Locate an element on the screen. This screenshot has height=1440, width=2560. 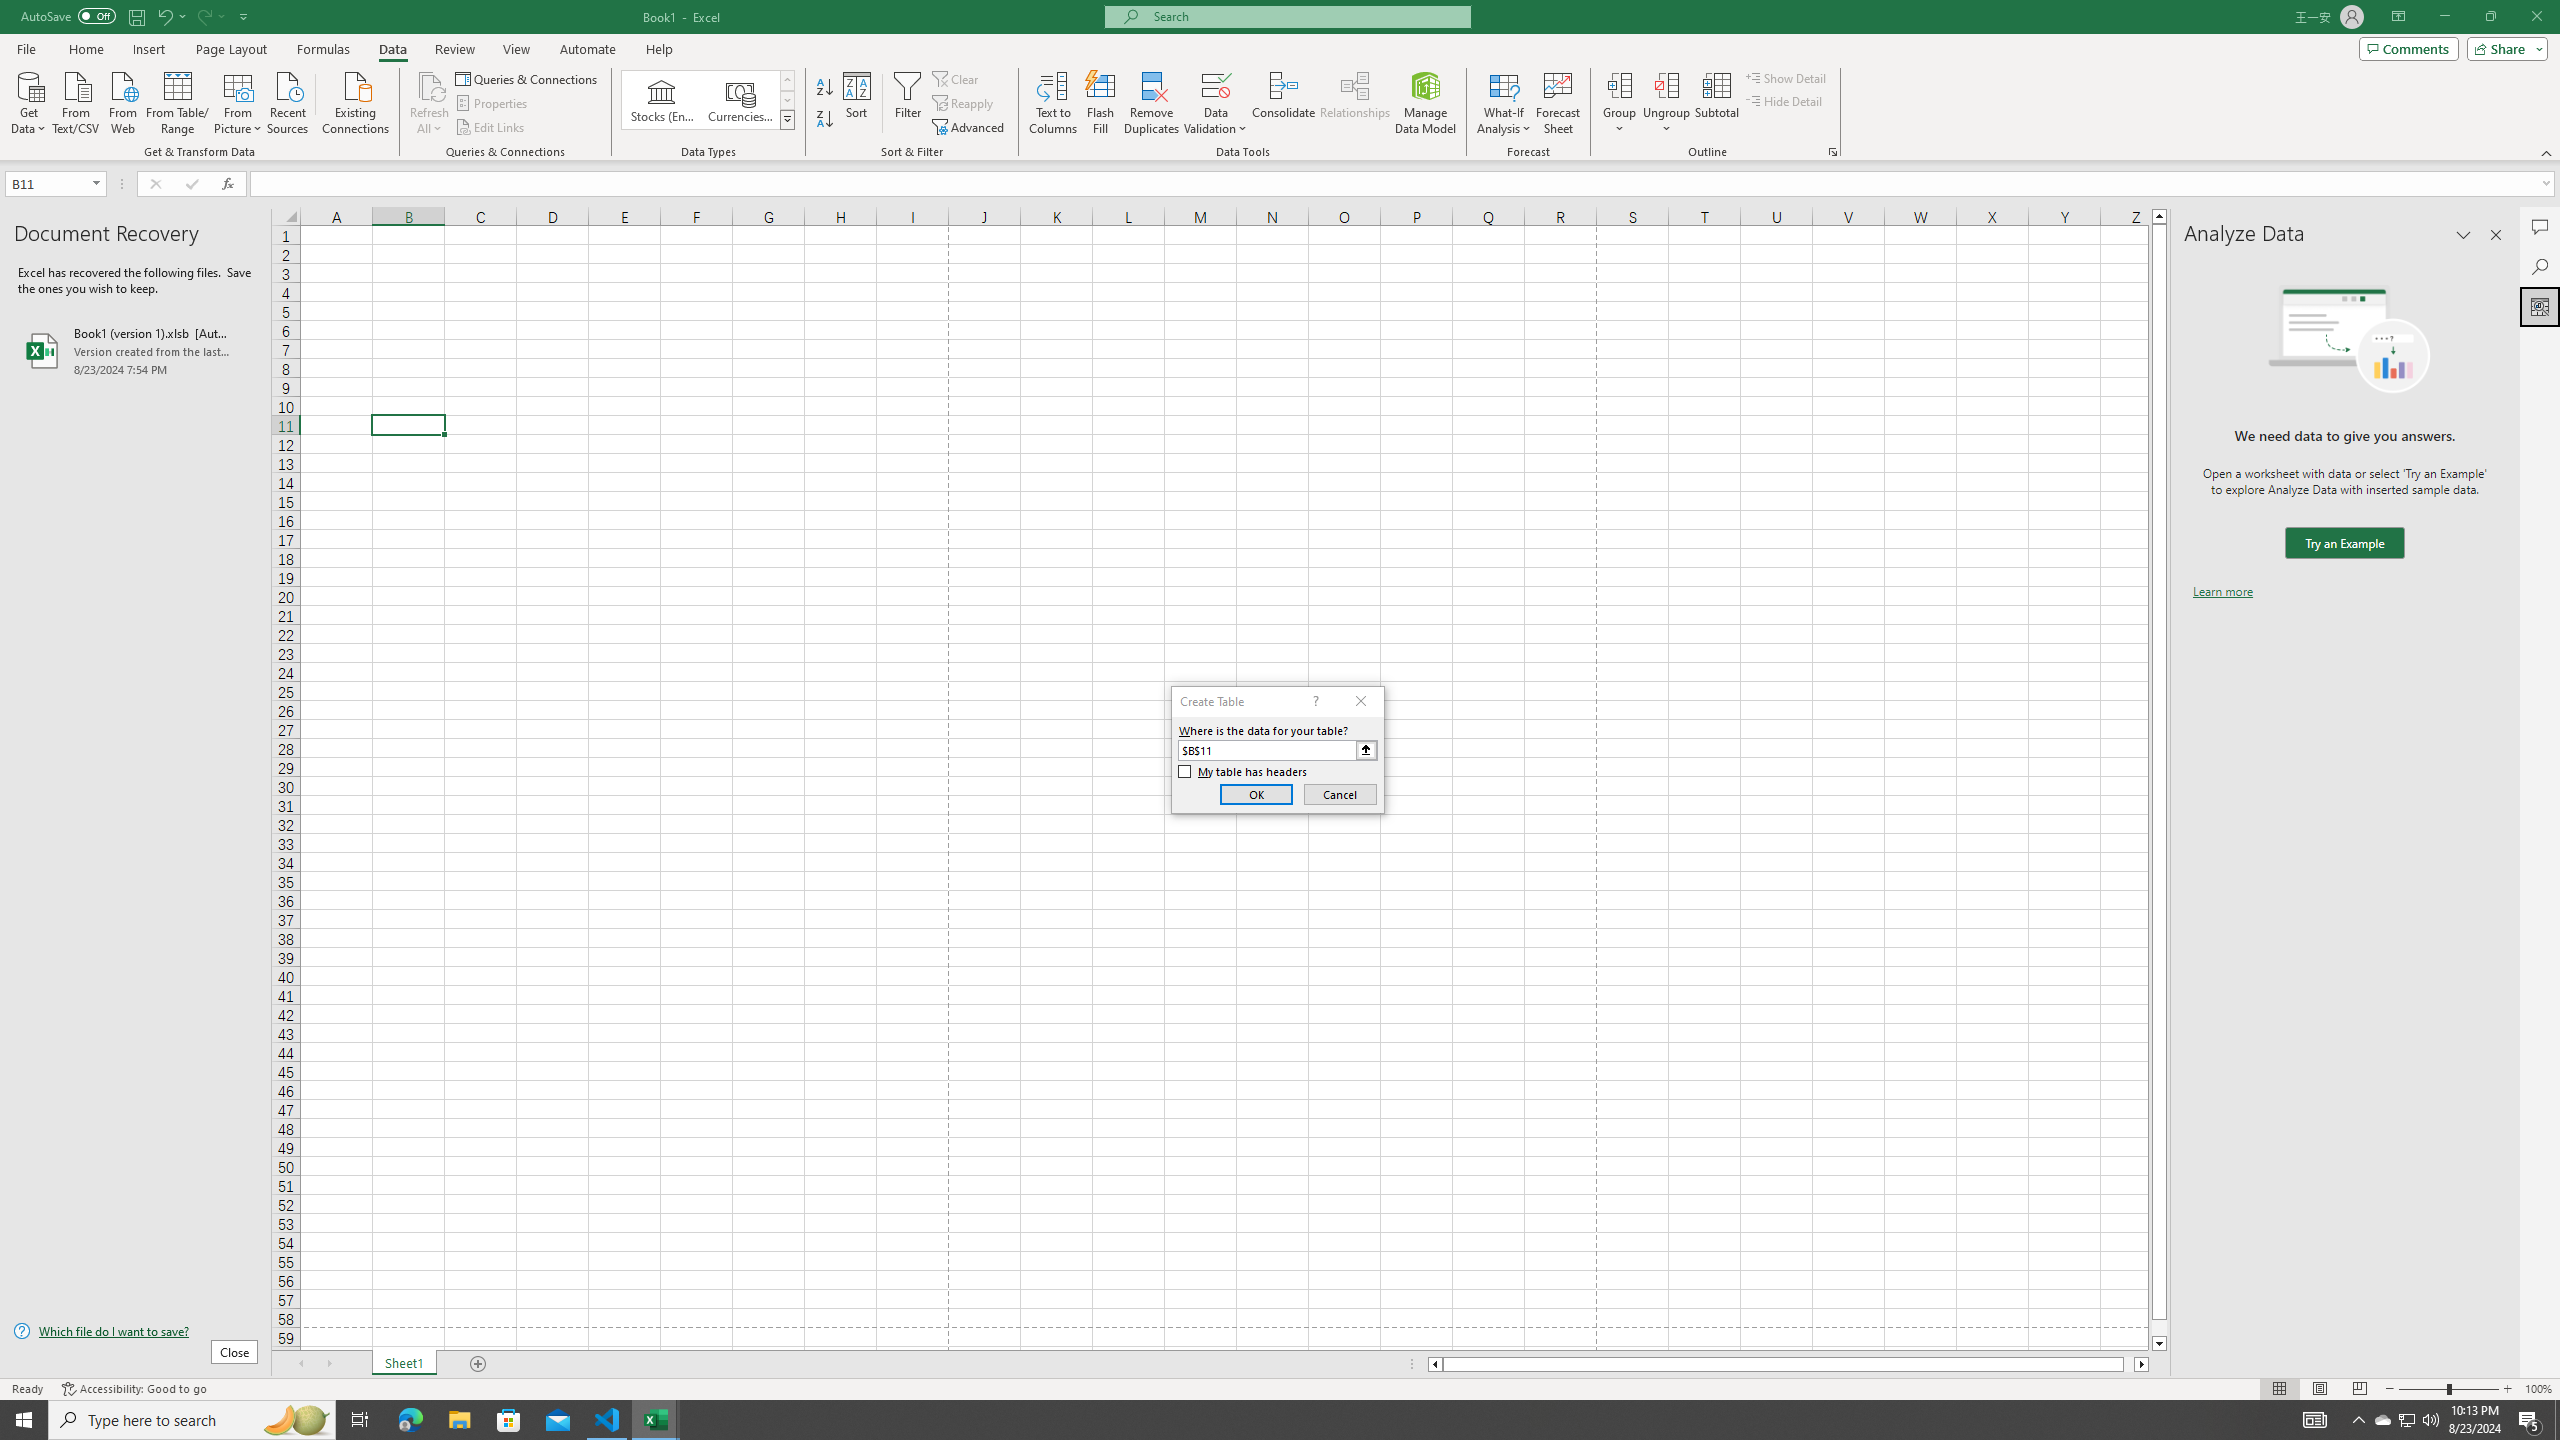
'System' is located at coordinates (11, 9).